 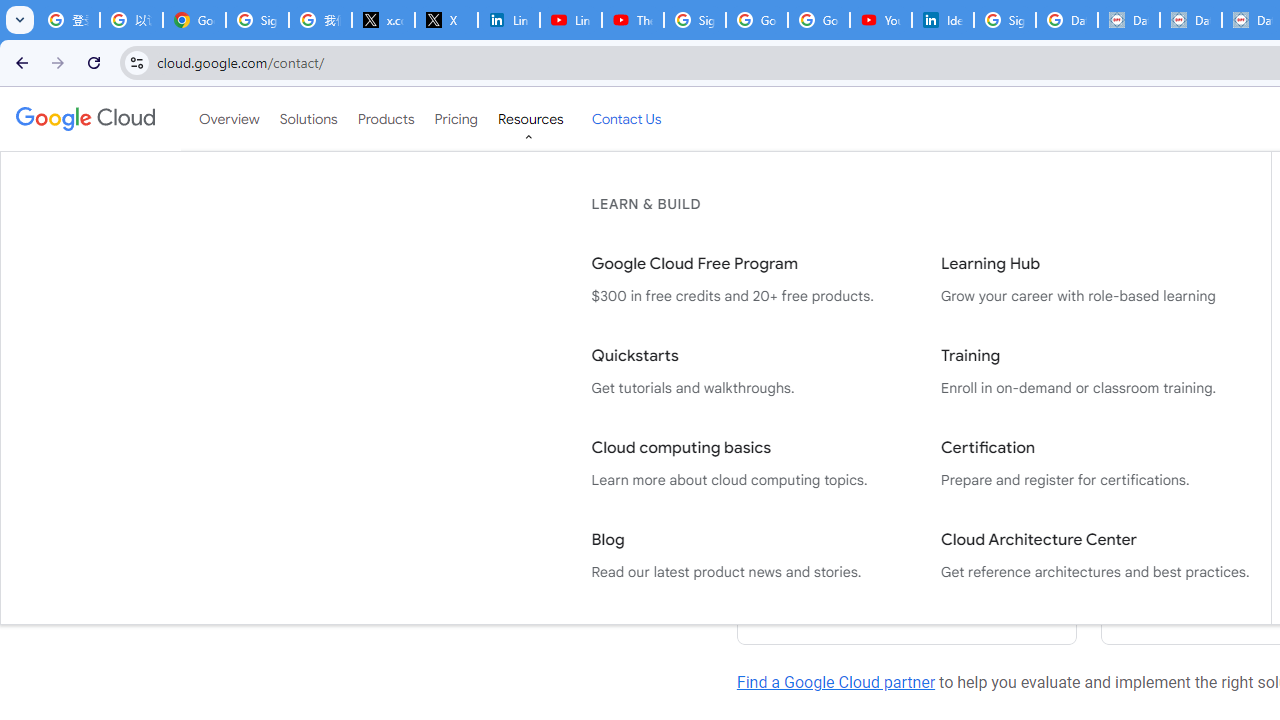 I want to click on 'LinkedIn - YouTube', so click(x=569, y=20).